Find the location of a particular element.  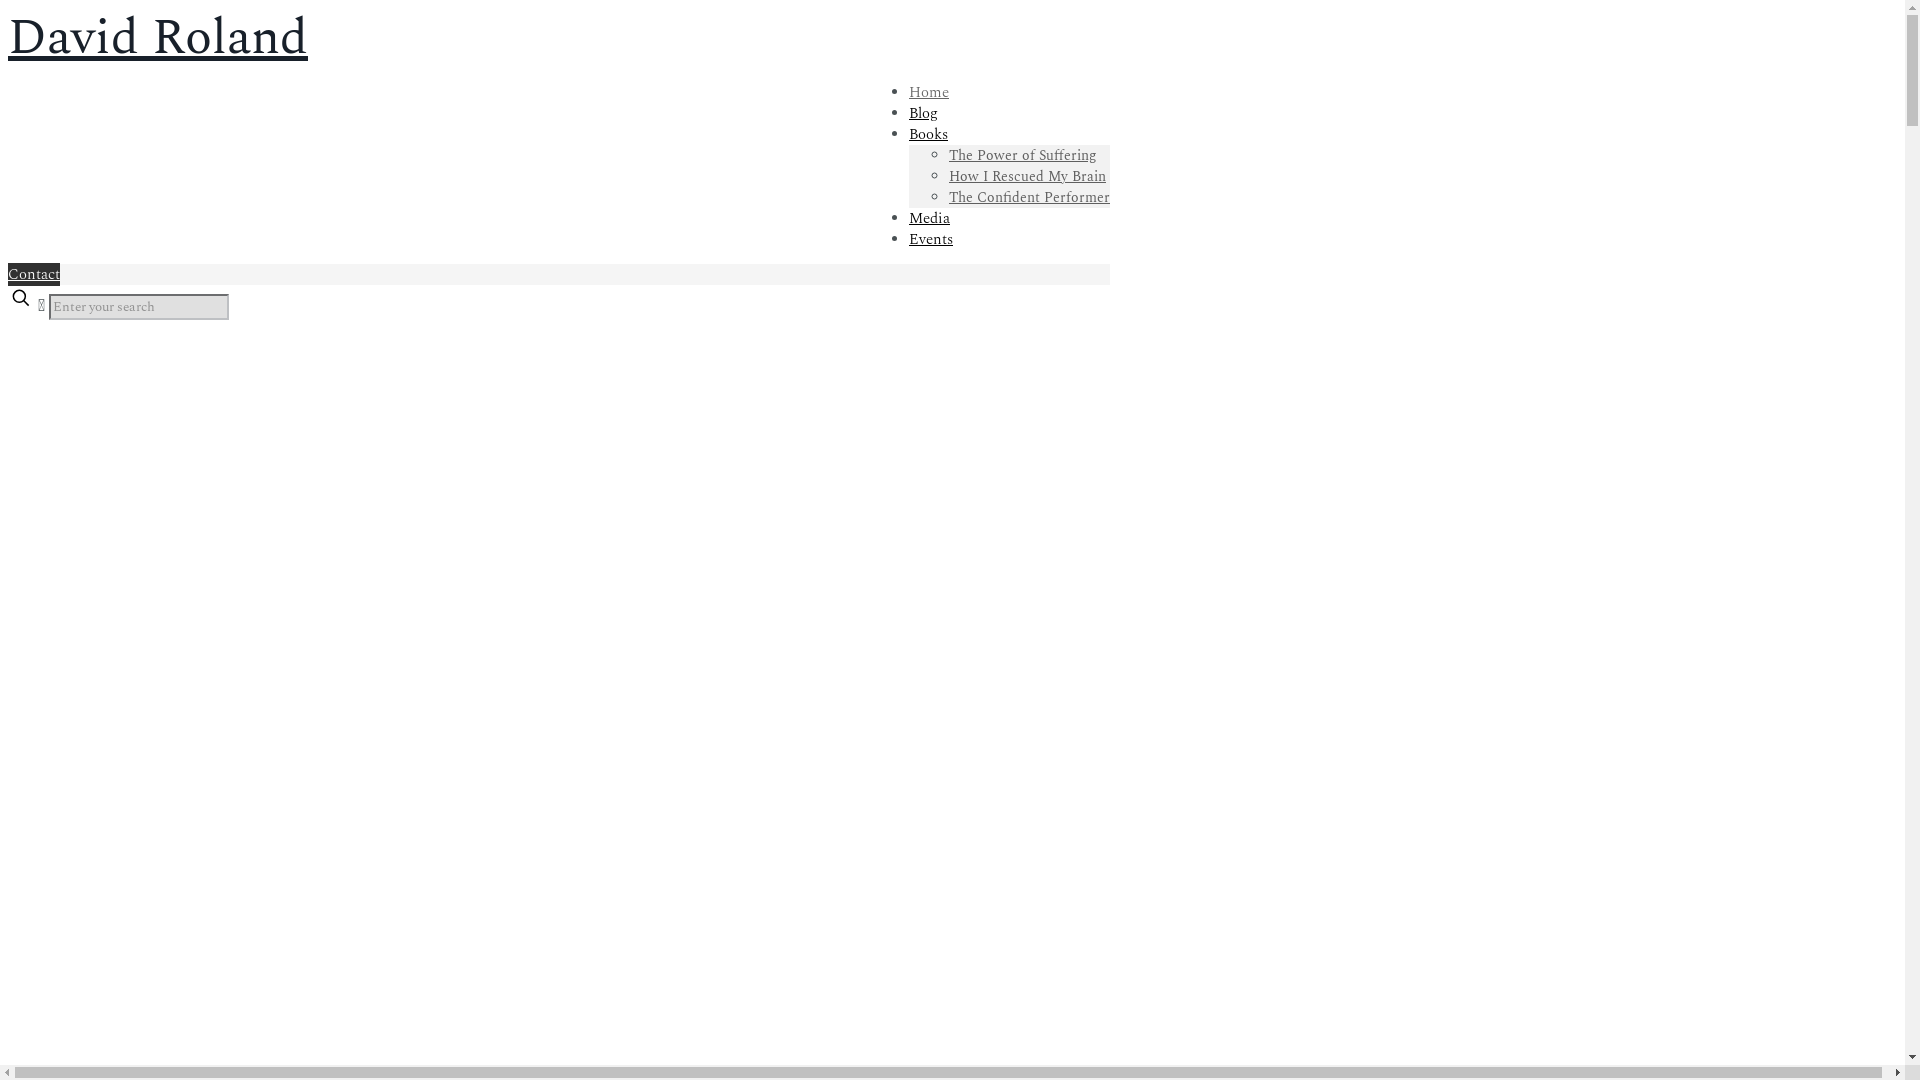

'Home' is located at coordinates (928, 92).